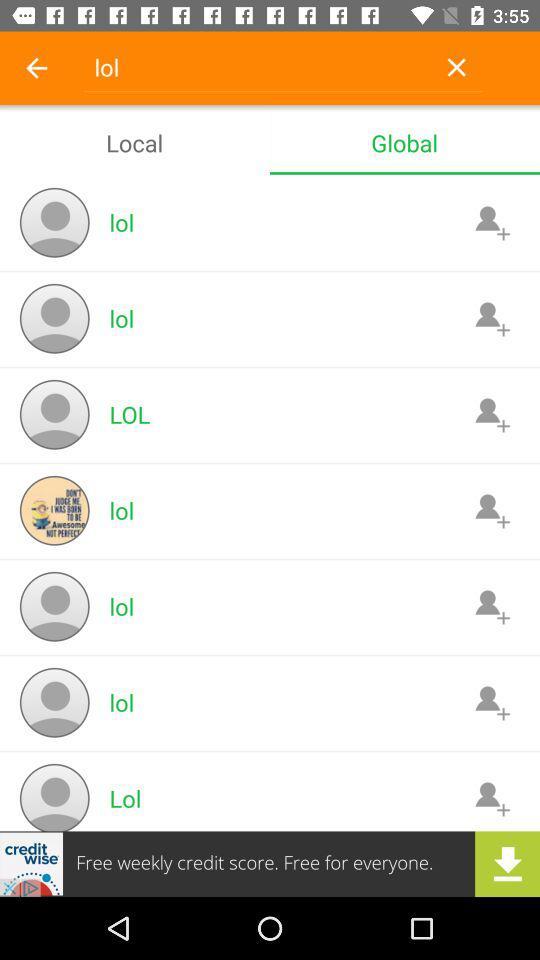  What do you see at coordinates (491, 509) in the screenshot?
I see `advertisement lol person` at bounding box center [491, 509].